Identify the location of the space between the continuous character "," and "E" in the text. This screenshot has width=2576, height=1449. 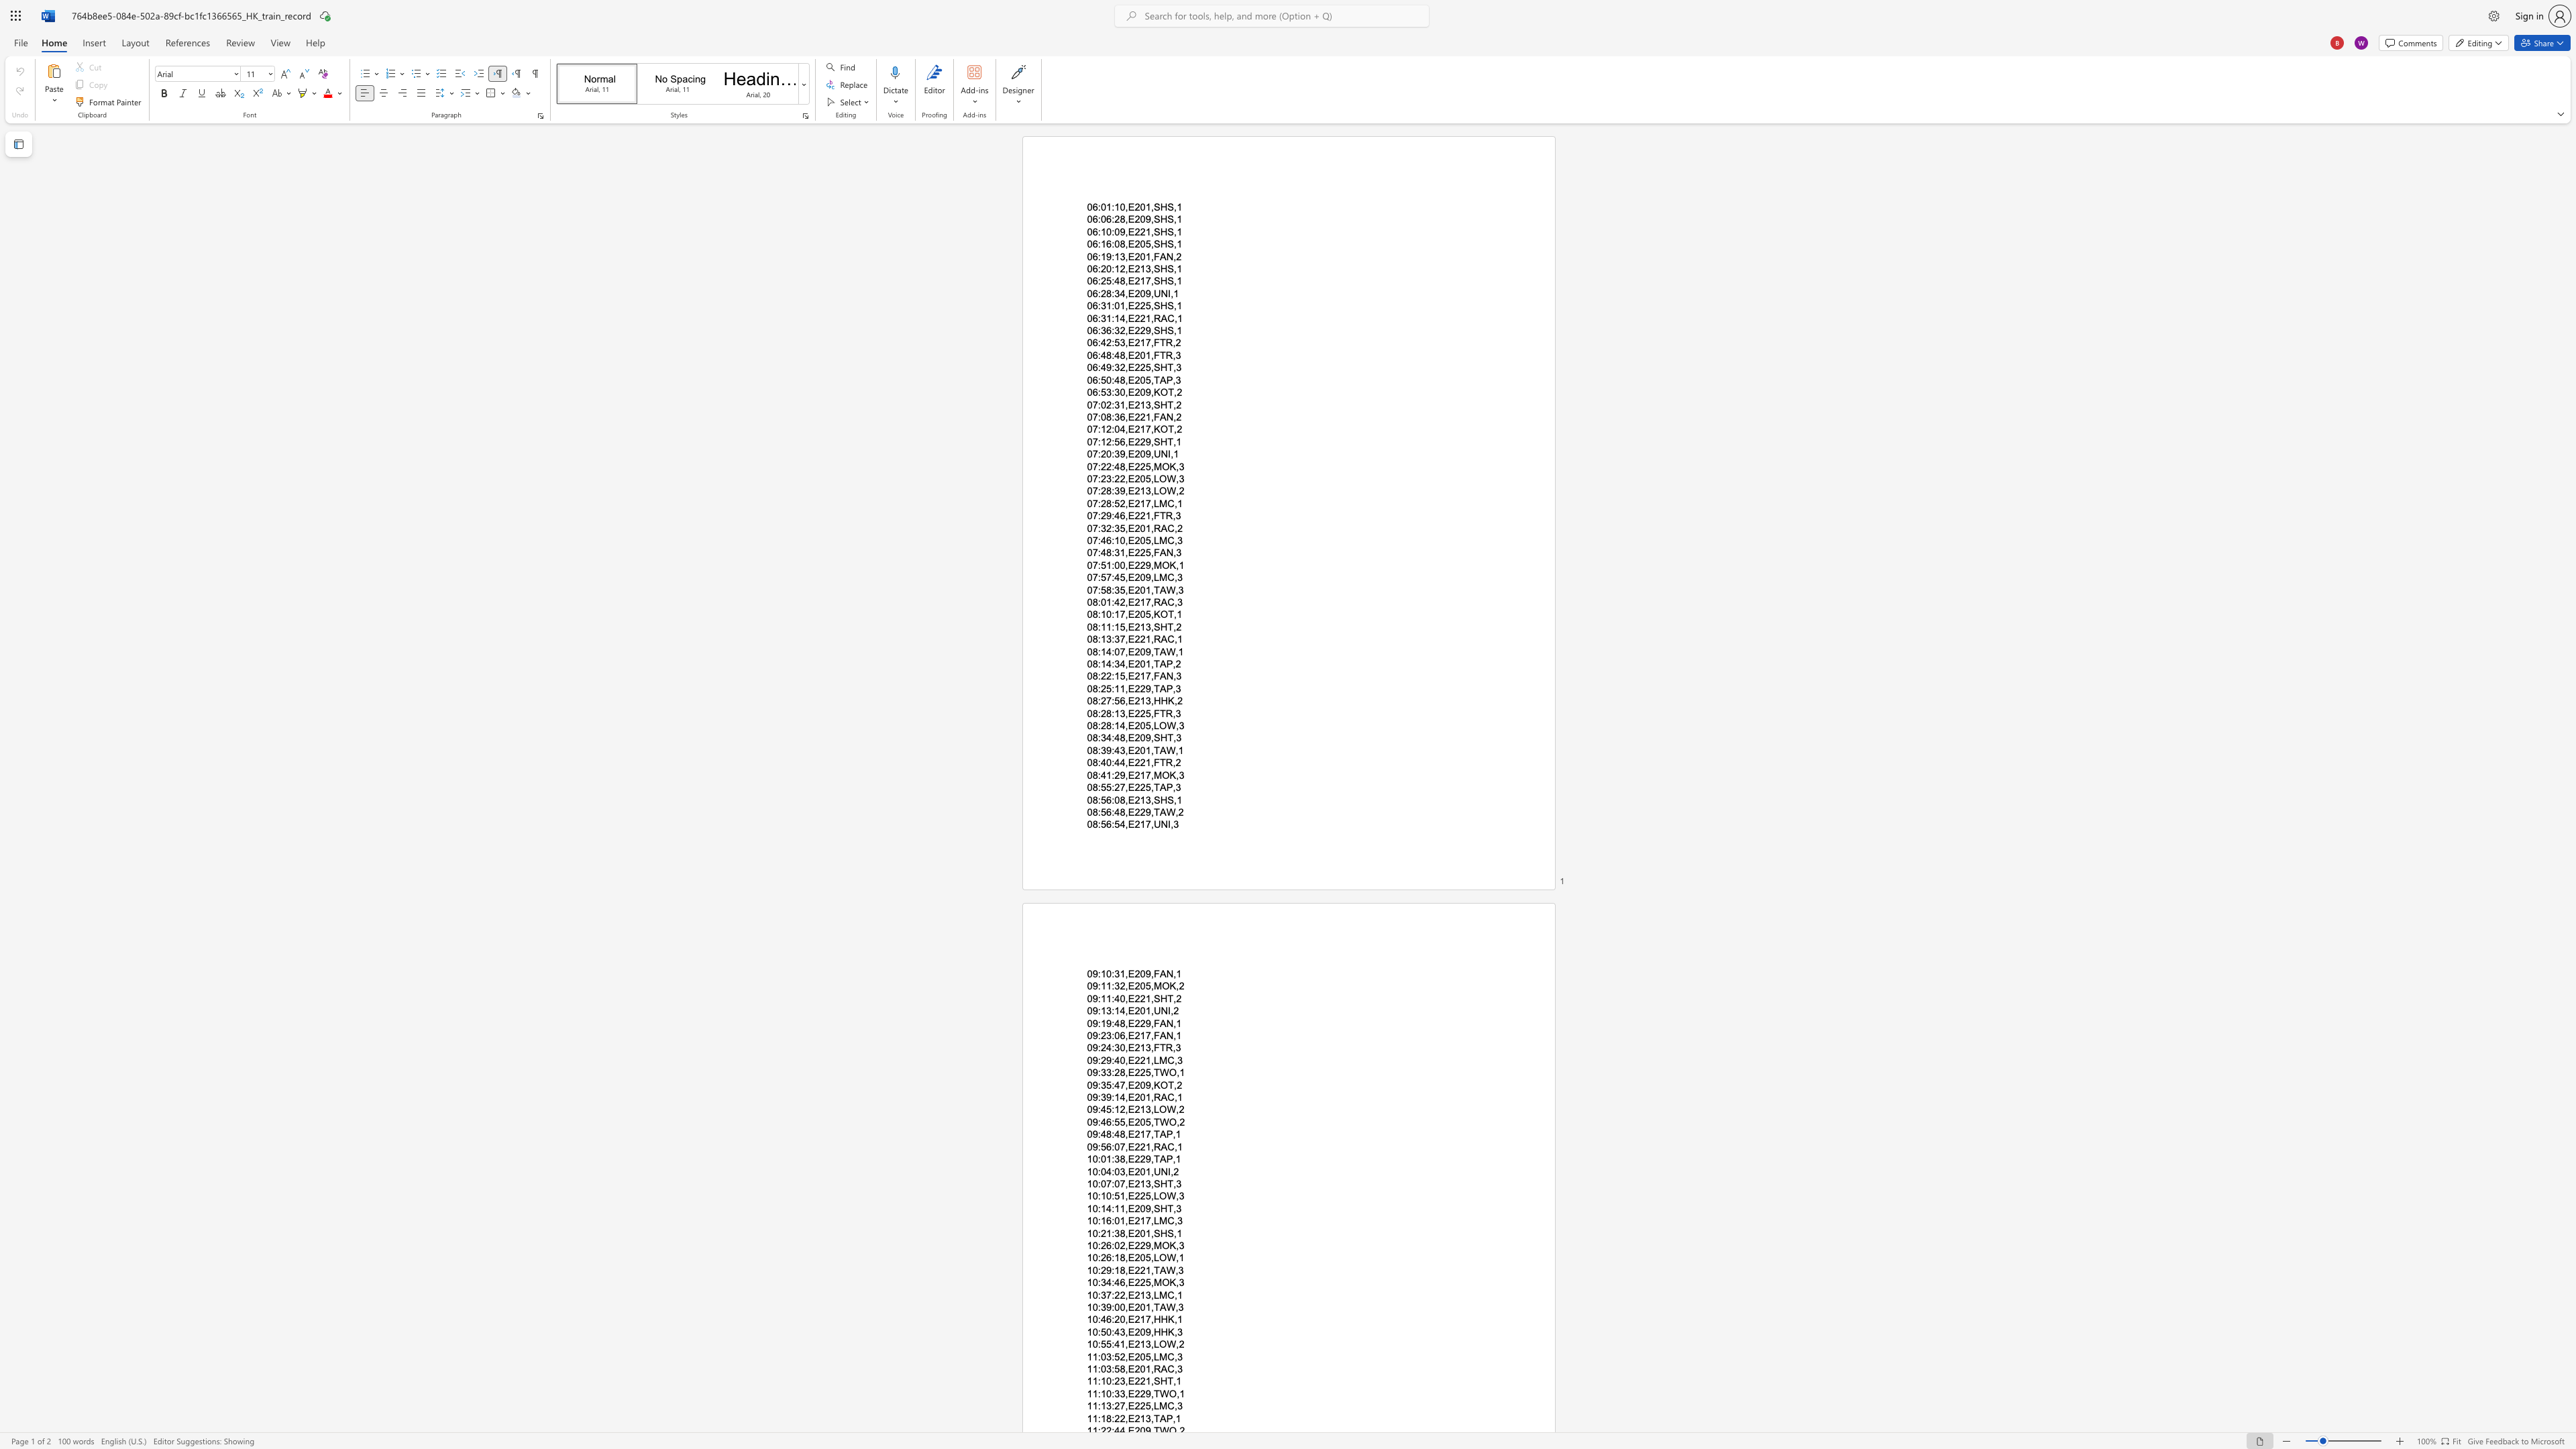
(1128, 1367).